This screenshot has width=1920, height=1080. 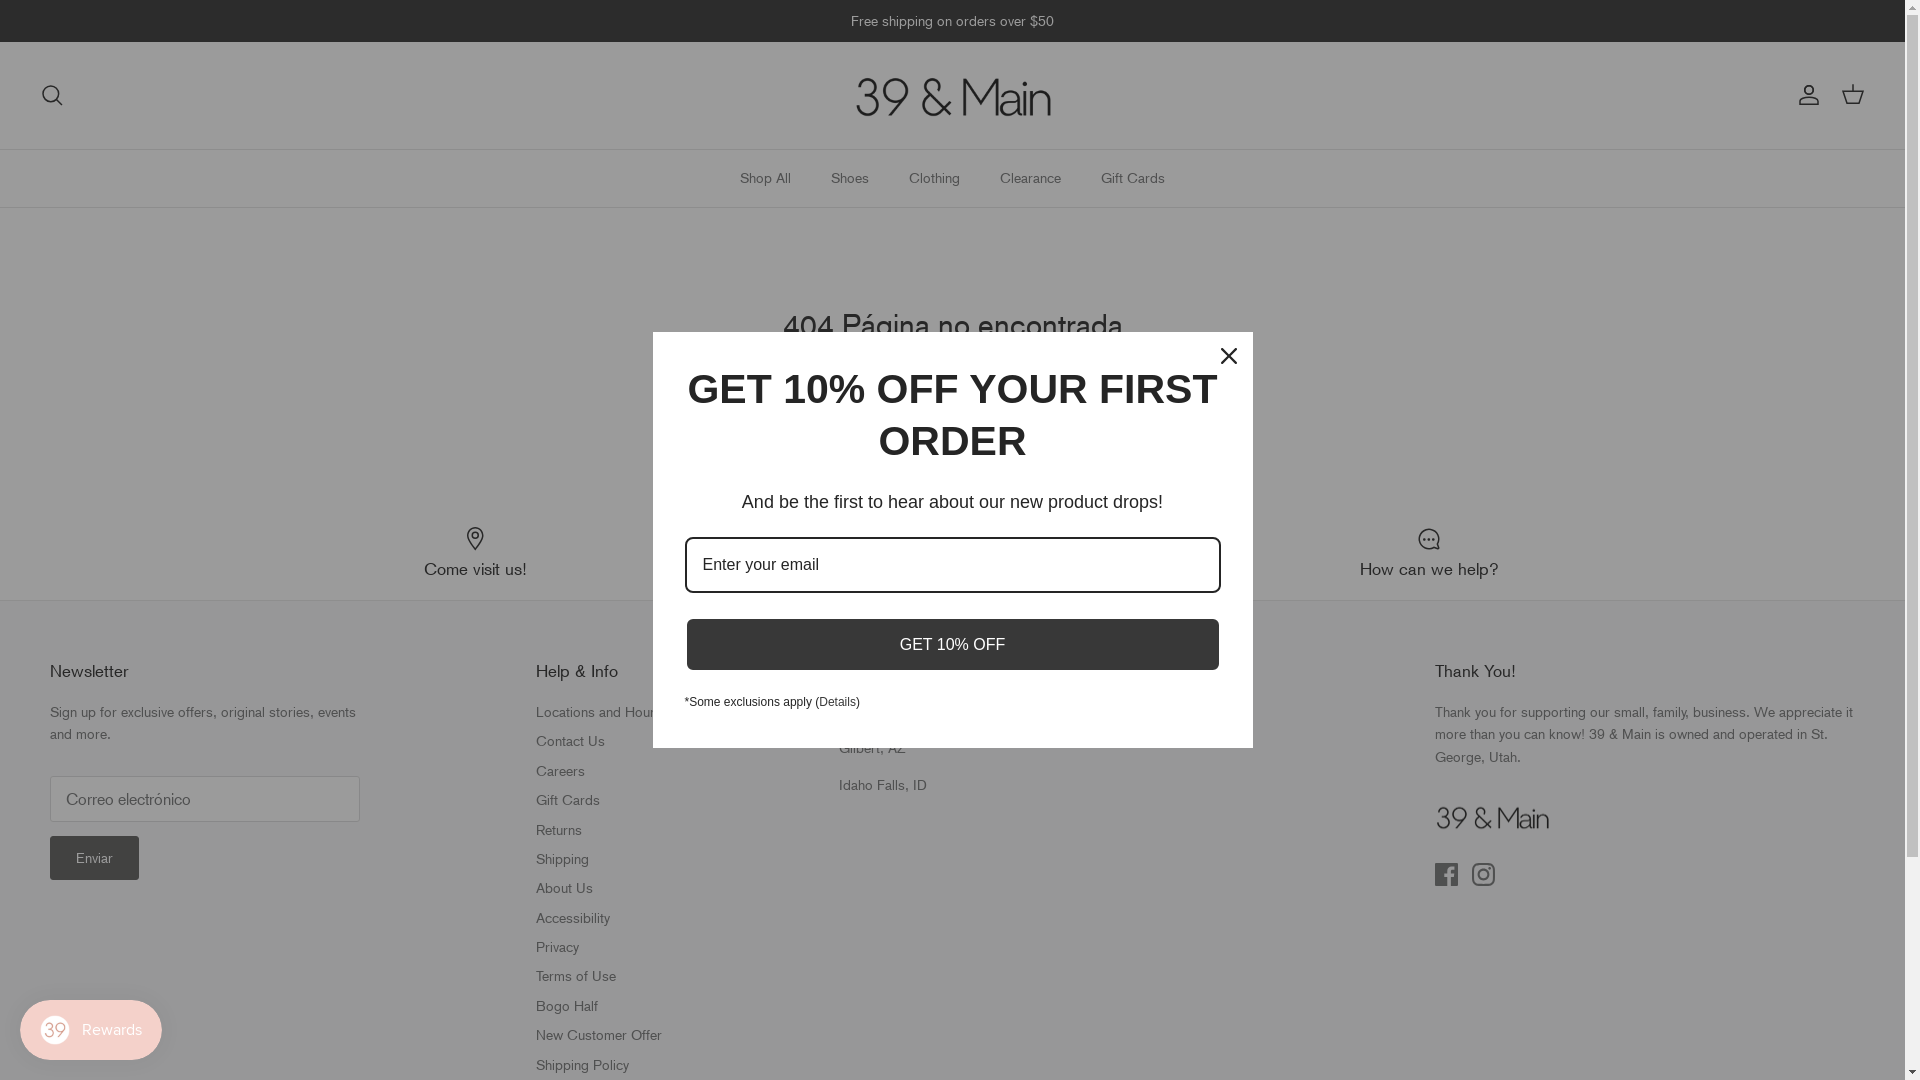 I want to click on 'Shipping Policy', so click(x=536, y=1063).